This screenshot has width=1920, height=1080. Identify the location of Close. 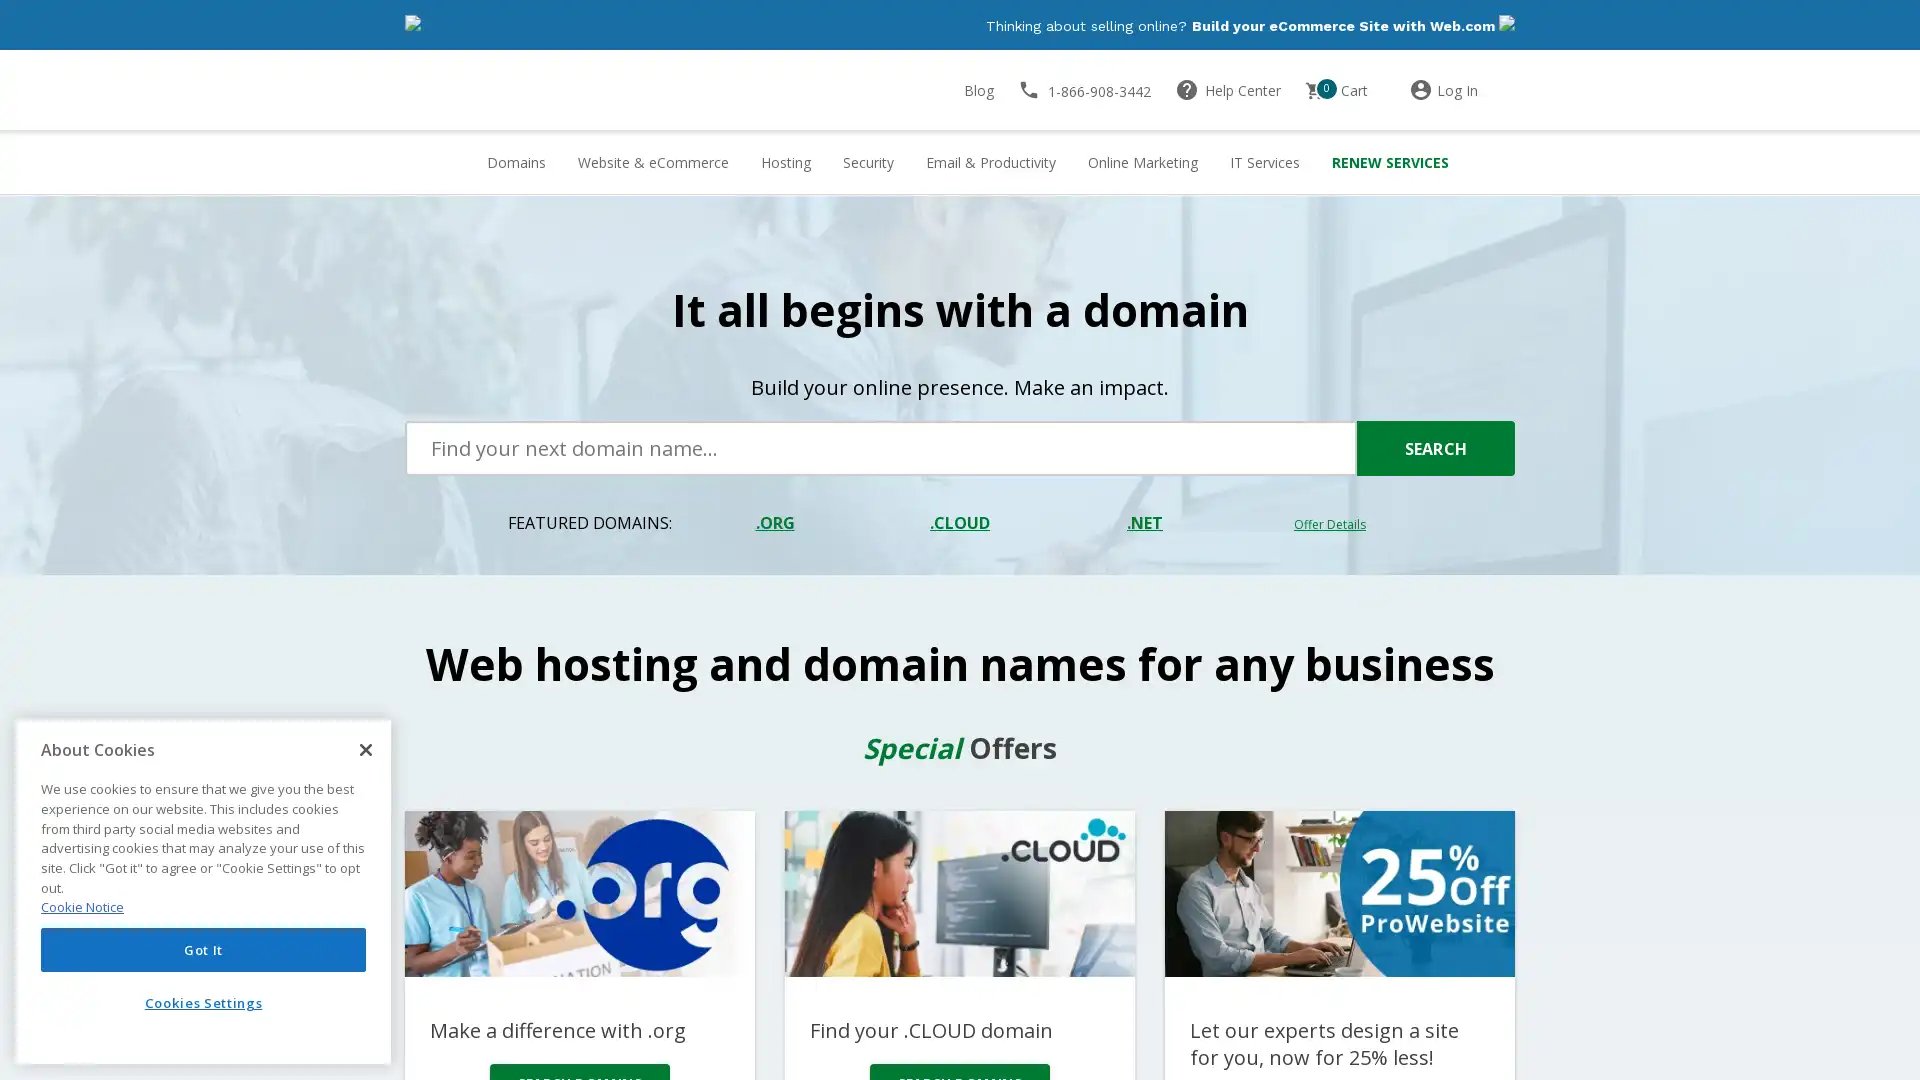
(365, 749).